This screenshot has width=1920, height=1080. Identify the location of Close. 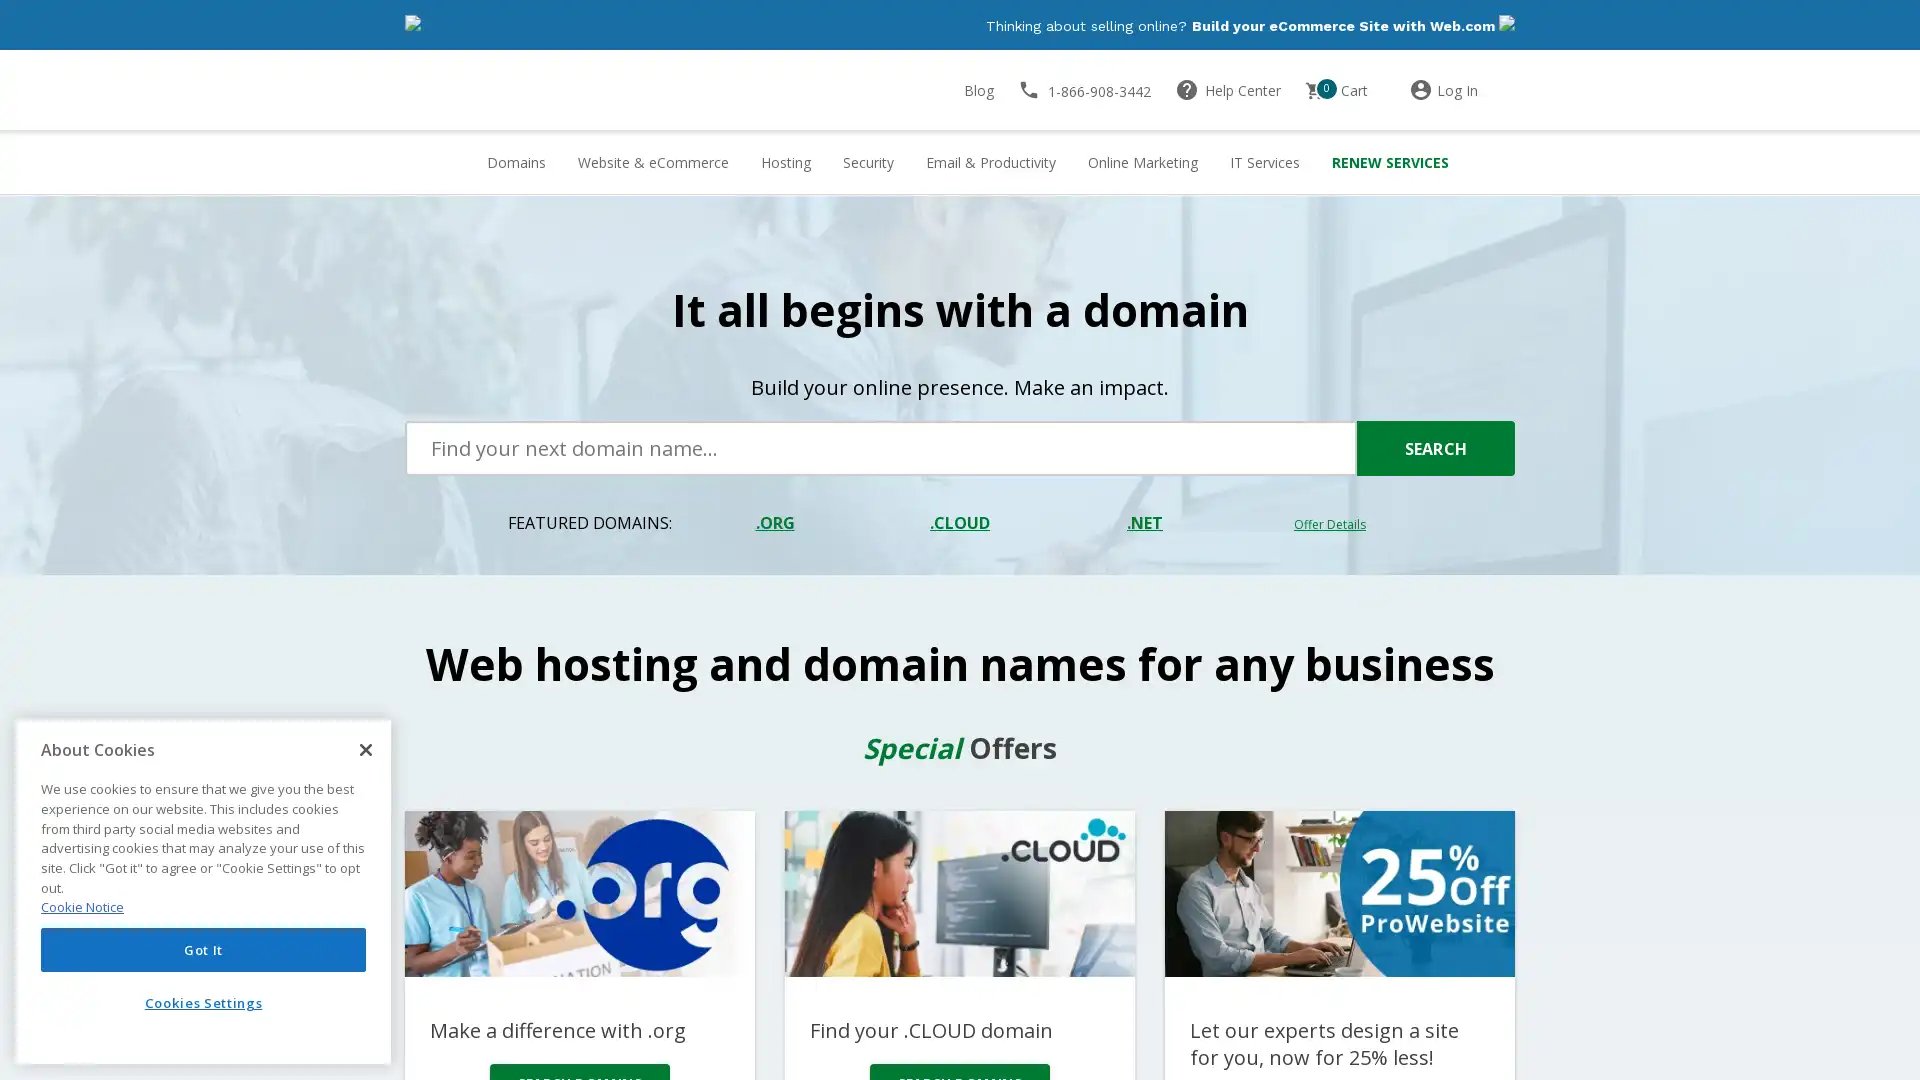
(365, 749).